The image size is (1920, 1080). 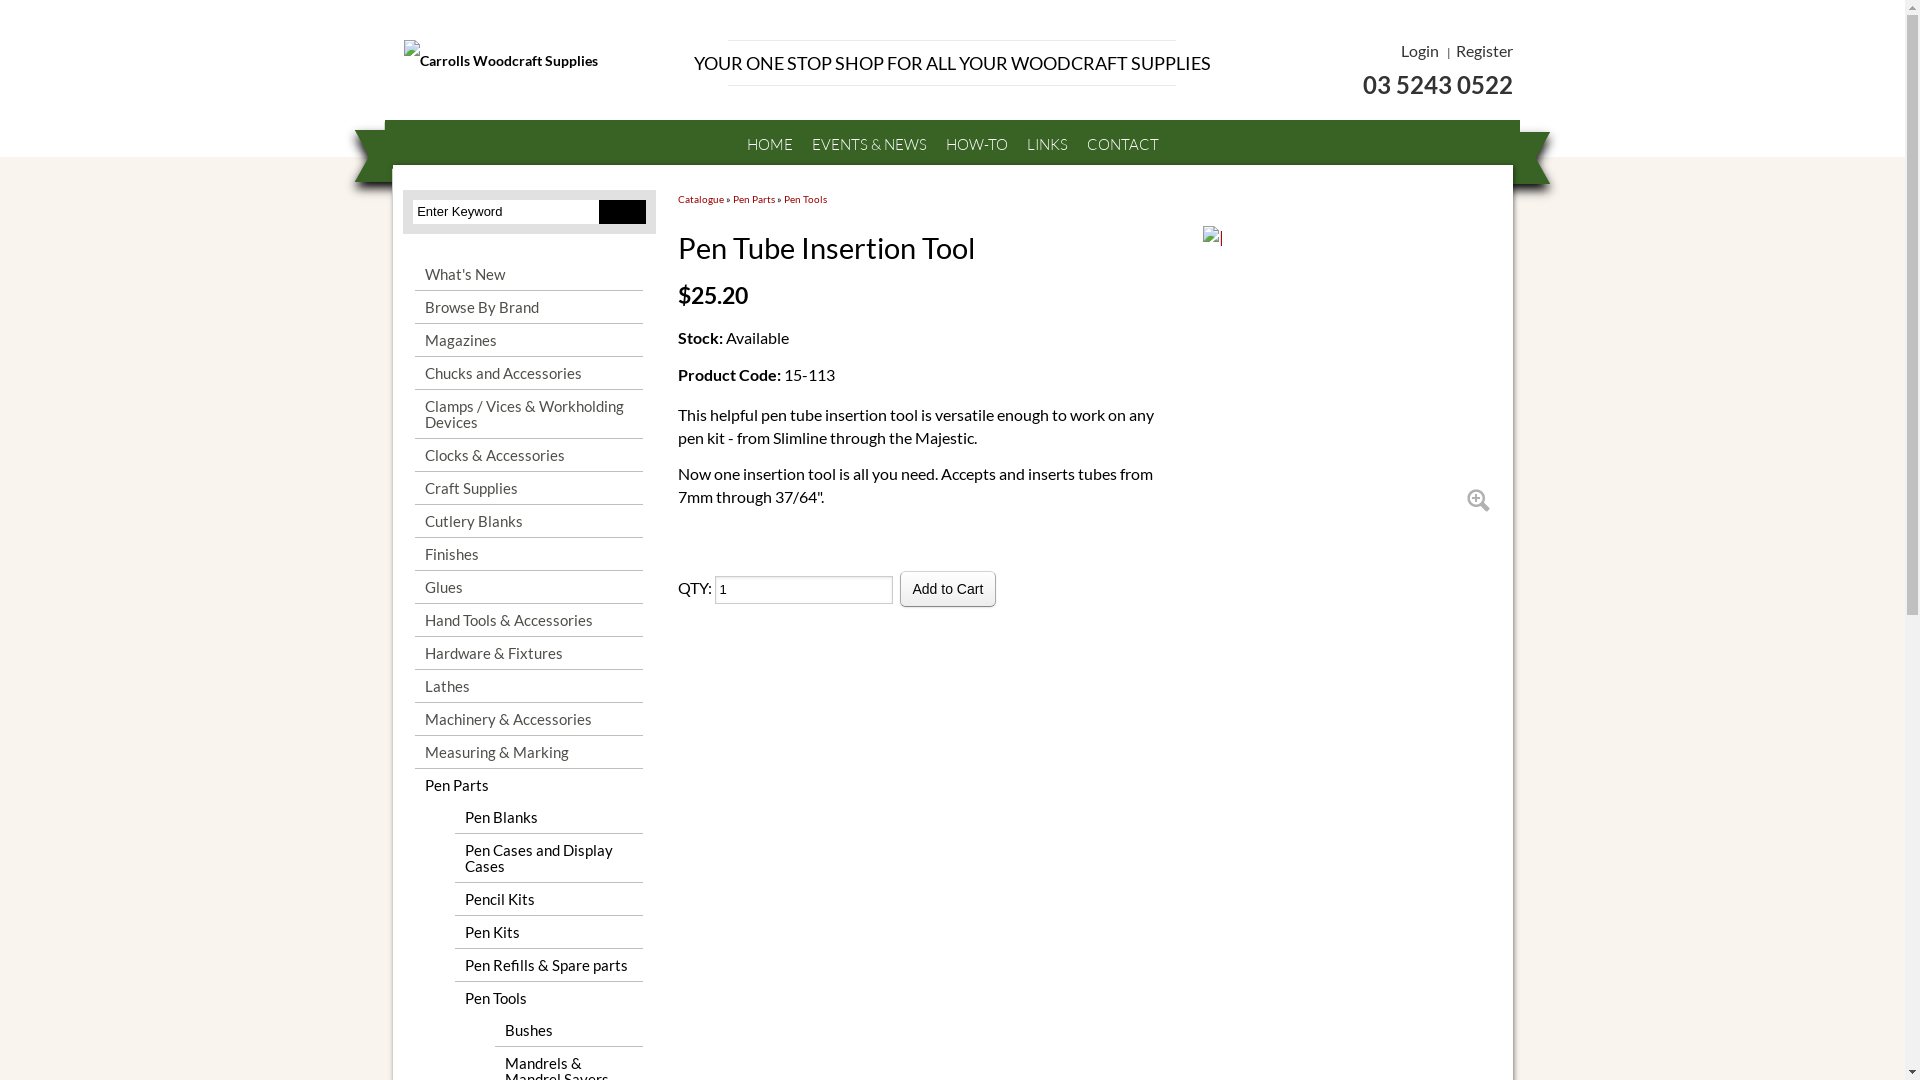 I want to click on 'LINKS', so click(x=1045, y=143).